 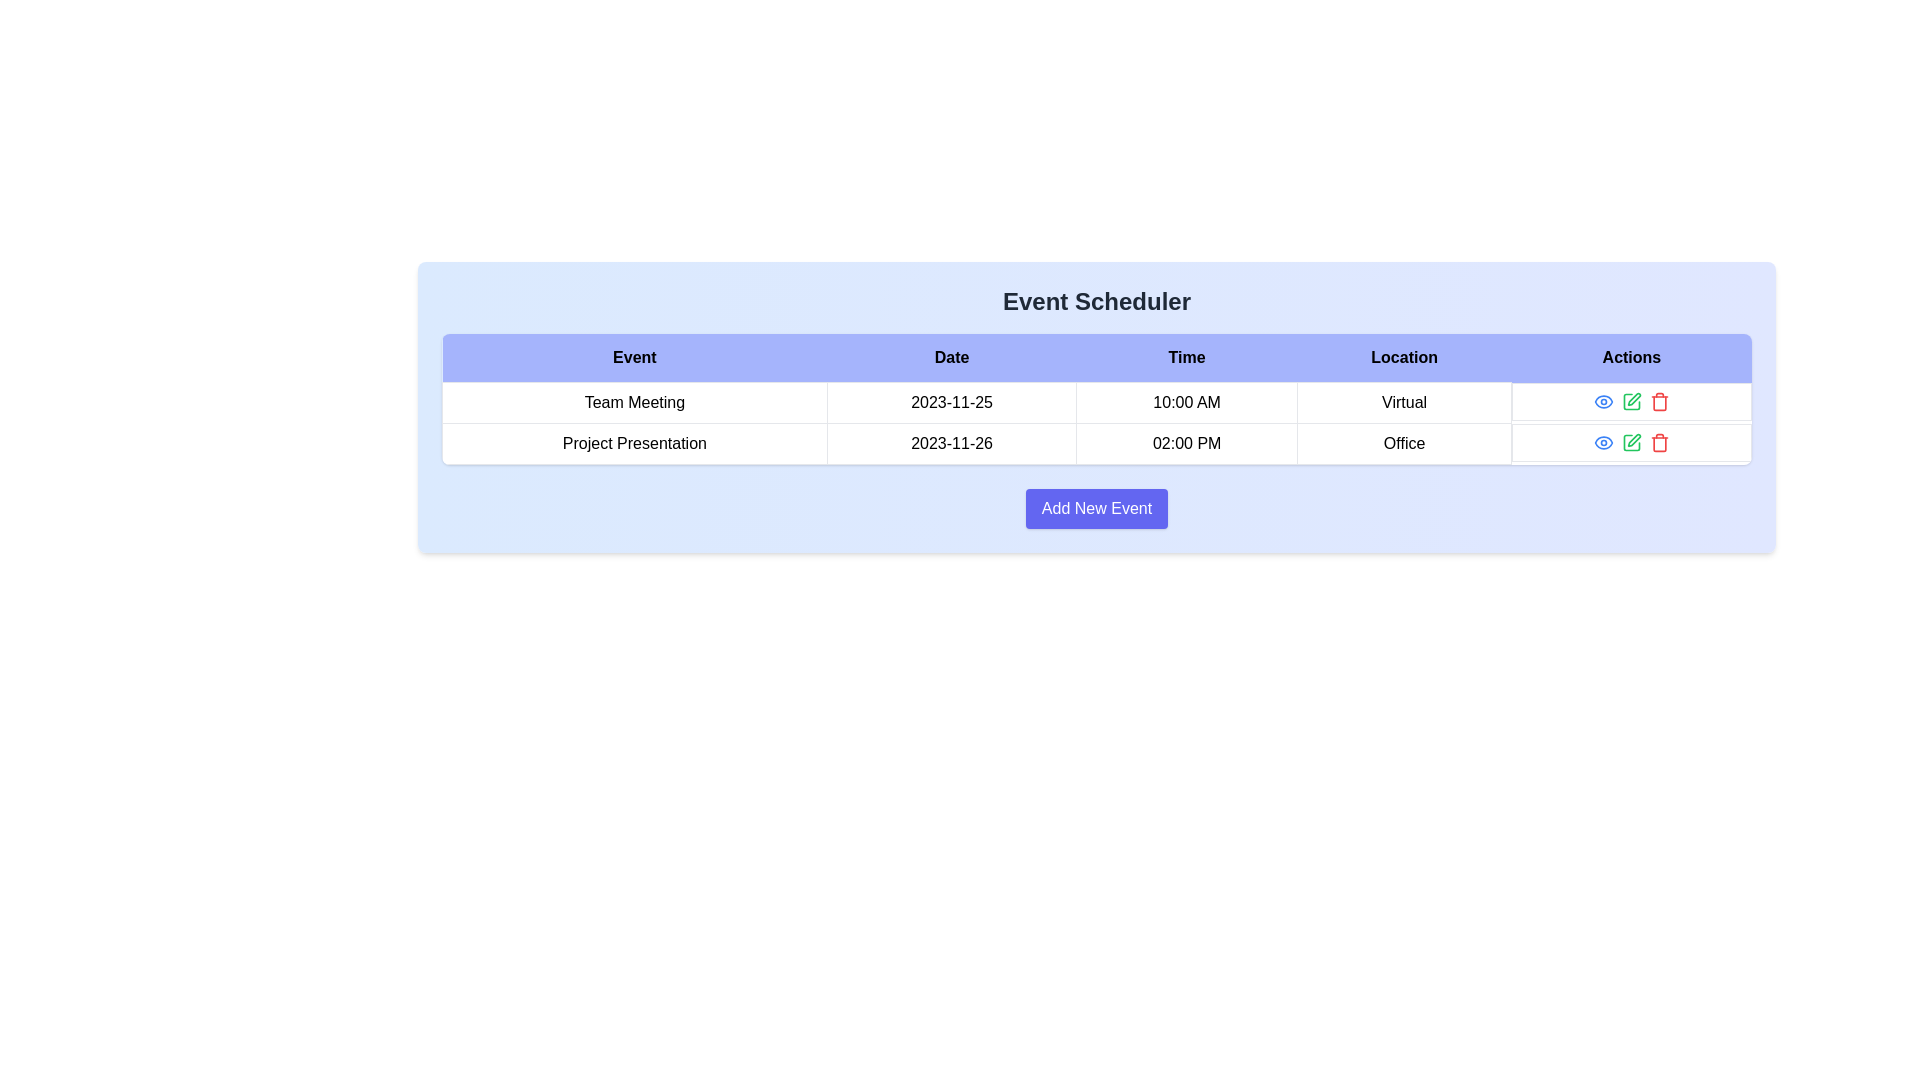 What do you see at coordinates (633, 442) in the screenshot?
I see `the text label displaying 'Project Presentation' which is located in the first column of the second row in a table layout under the 'Event' section` at bounding box center [633, 442].